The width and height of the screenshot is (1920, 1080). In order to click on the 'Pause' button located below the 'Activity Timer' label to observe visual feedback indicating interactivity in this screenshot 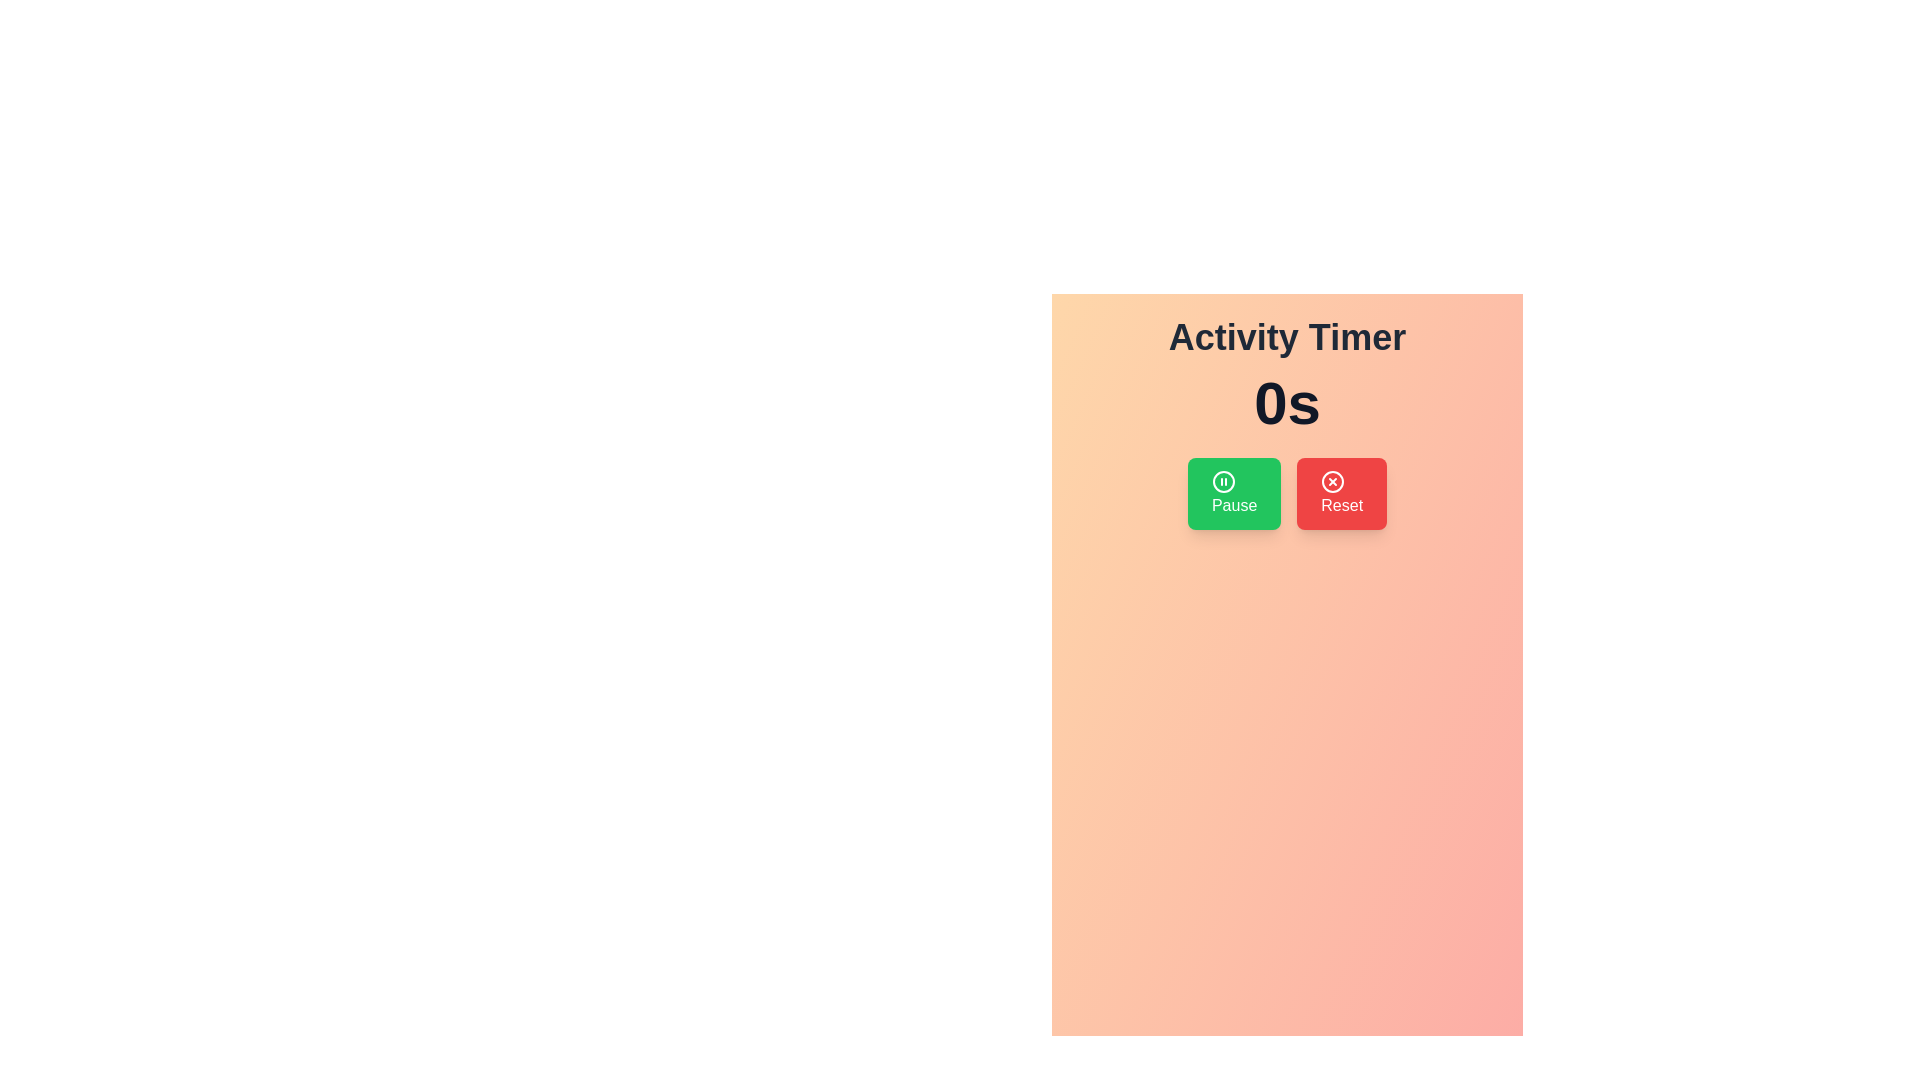, I will do `click(1233, 493)`.